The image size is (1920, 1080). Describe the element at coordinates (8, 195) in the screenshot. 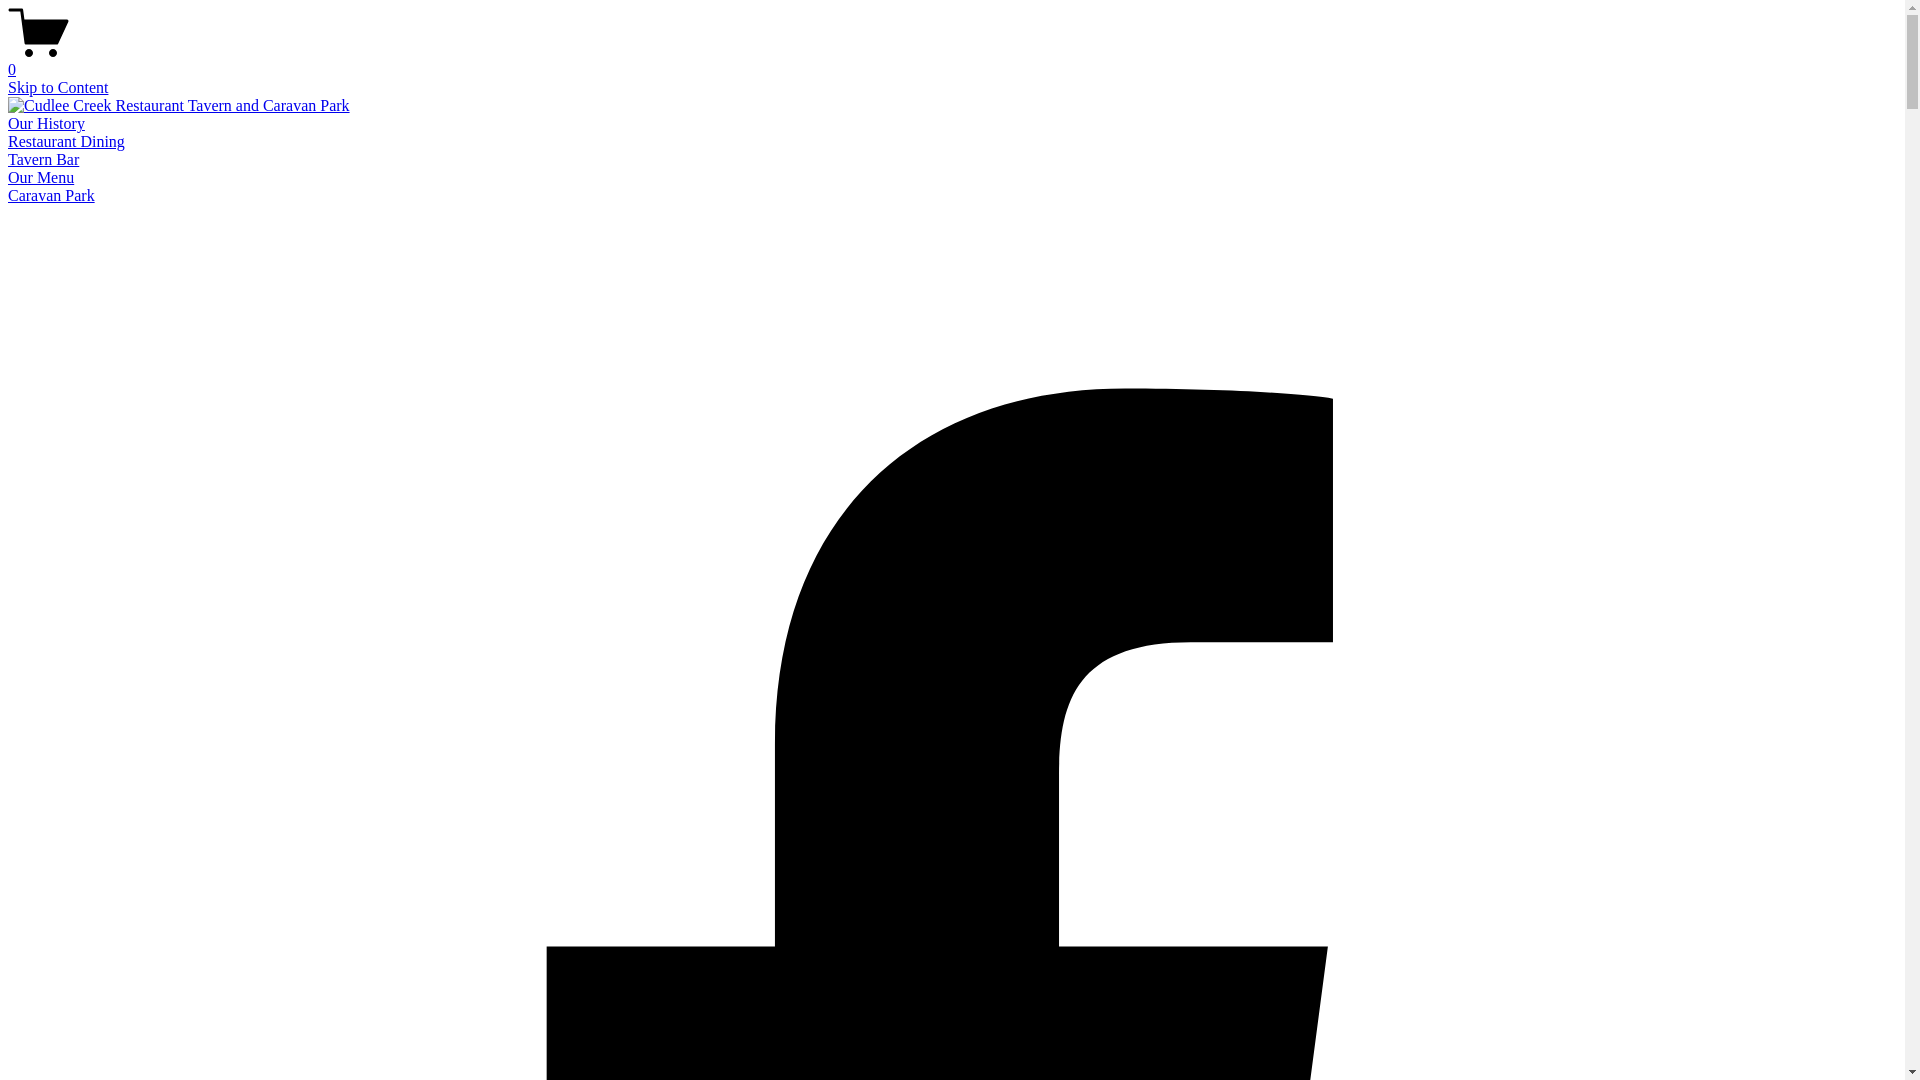

I see `'Caravan Park'` at that location.